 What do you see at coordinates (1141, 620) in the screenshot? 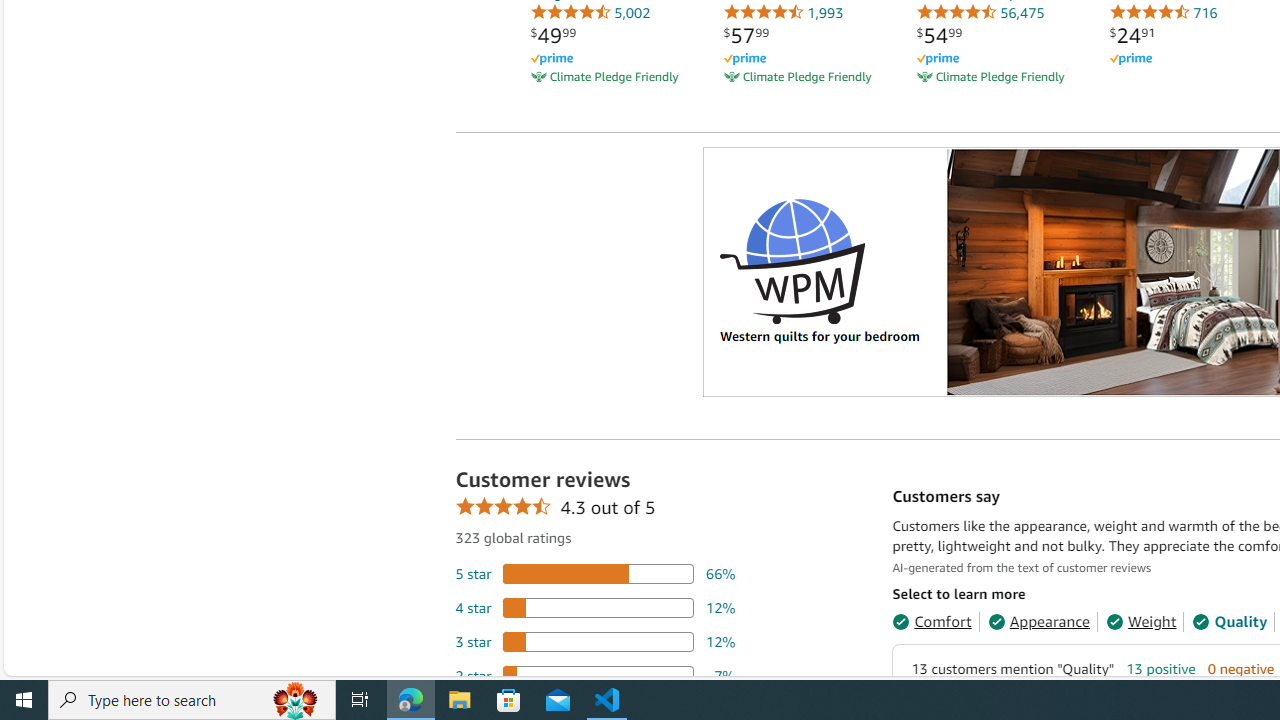
I see `'Weight'` at bounding box center [1141, 620].